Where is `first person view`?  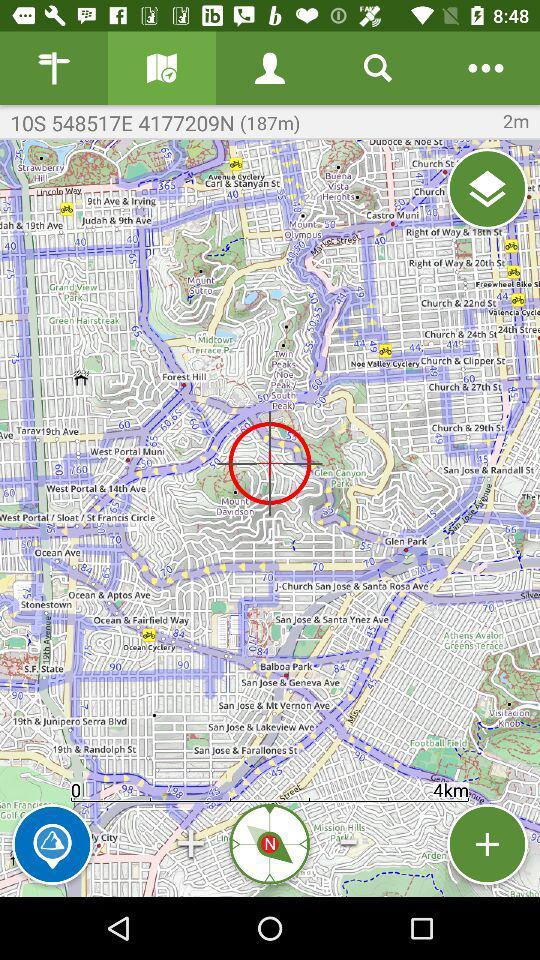 first person view is located at coordinates (270, 68).